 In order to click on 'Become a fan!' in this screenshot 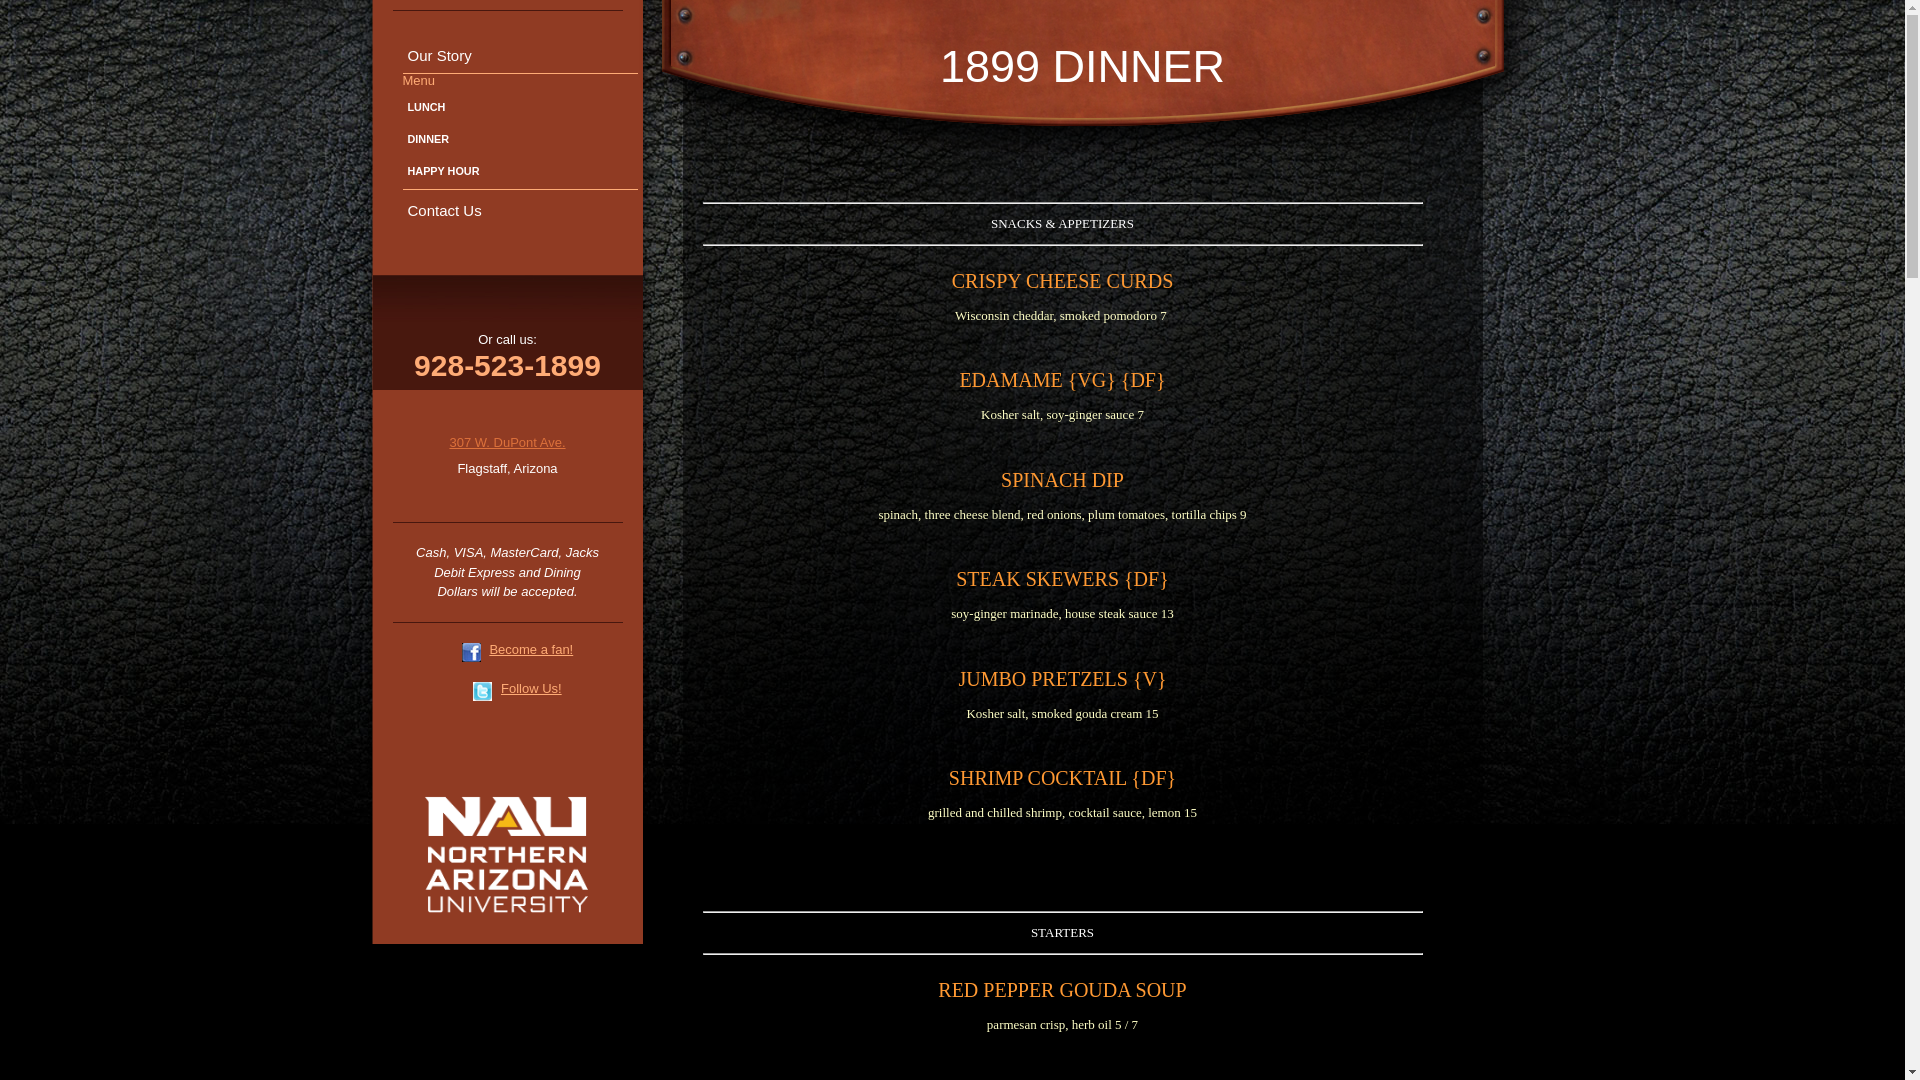, I will do `click(531, 649)`.